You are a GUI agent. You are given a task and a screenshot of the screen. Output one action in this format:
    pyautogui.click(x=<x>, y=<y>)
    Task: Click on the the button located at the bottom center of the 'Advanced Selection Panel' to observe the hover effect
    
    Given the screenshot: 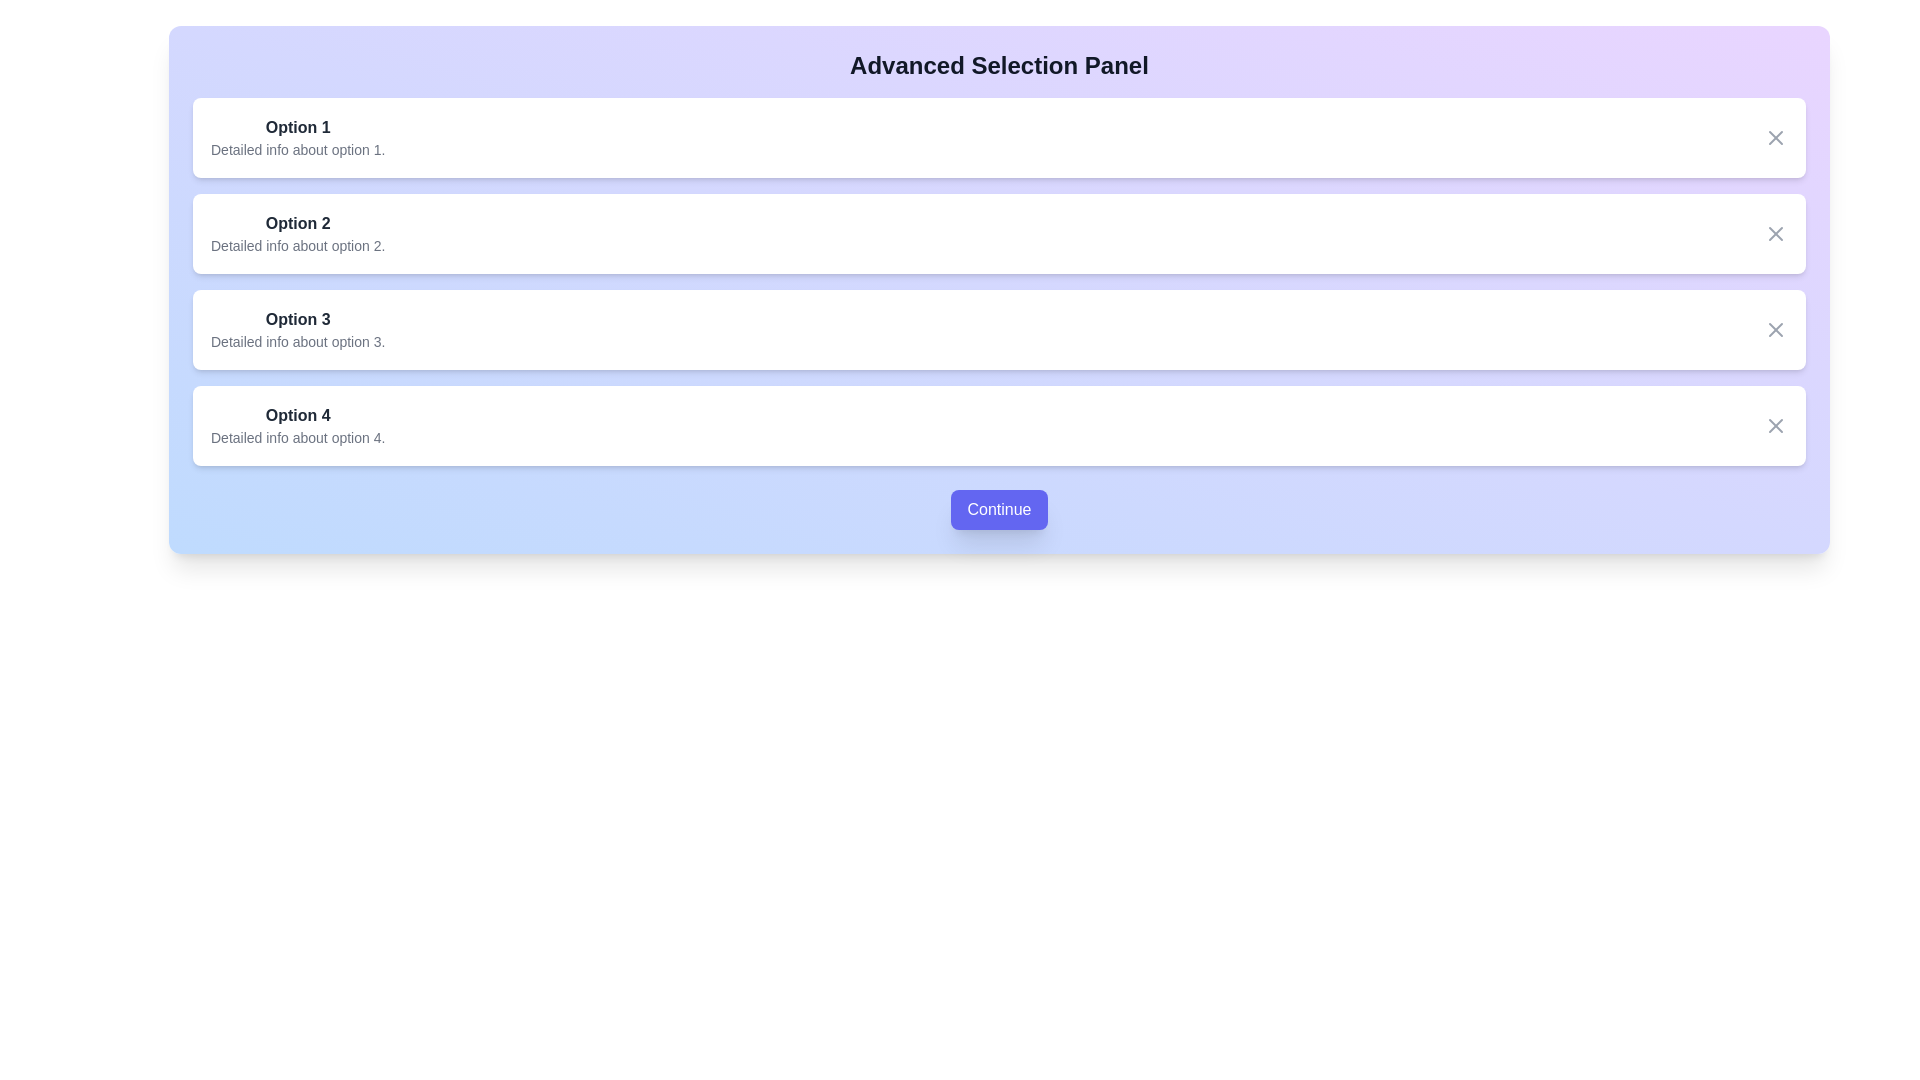 What is the action you would take?
    pyautogui.click(x=999, y=508)
    